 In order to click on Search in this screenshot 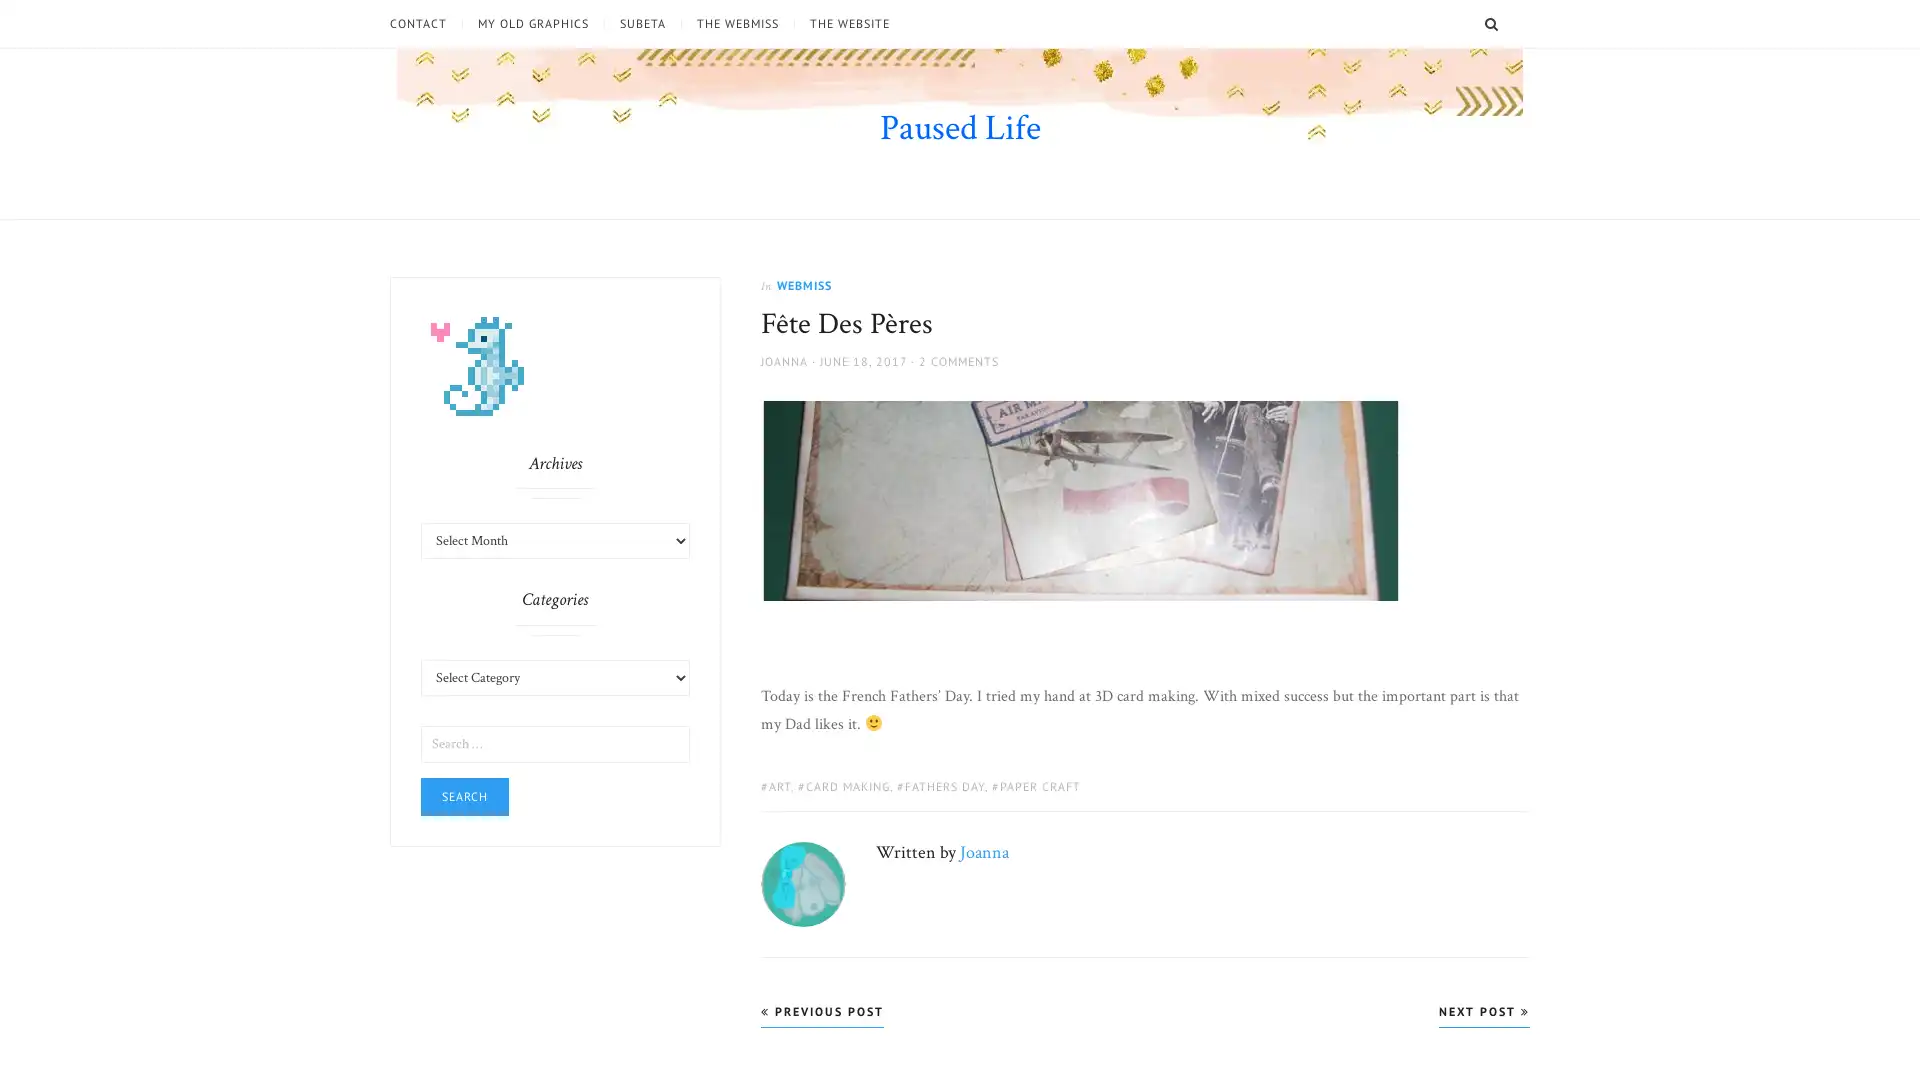, I will do `click(464, 794)`.